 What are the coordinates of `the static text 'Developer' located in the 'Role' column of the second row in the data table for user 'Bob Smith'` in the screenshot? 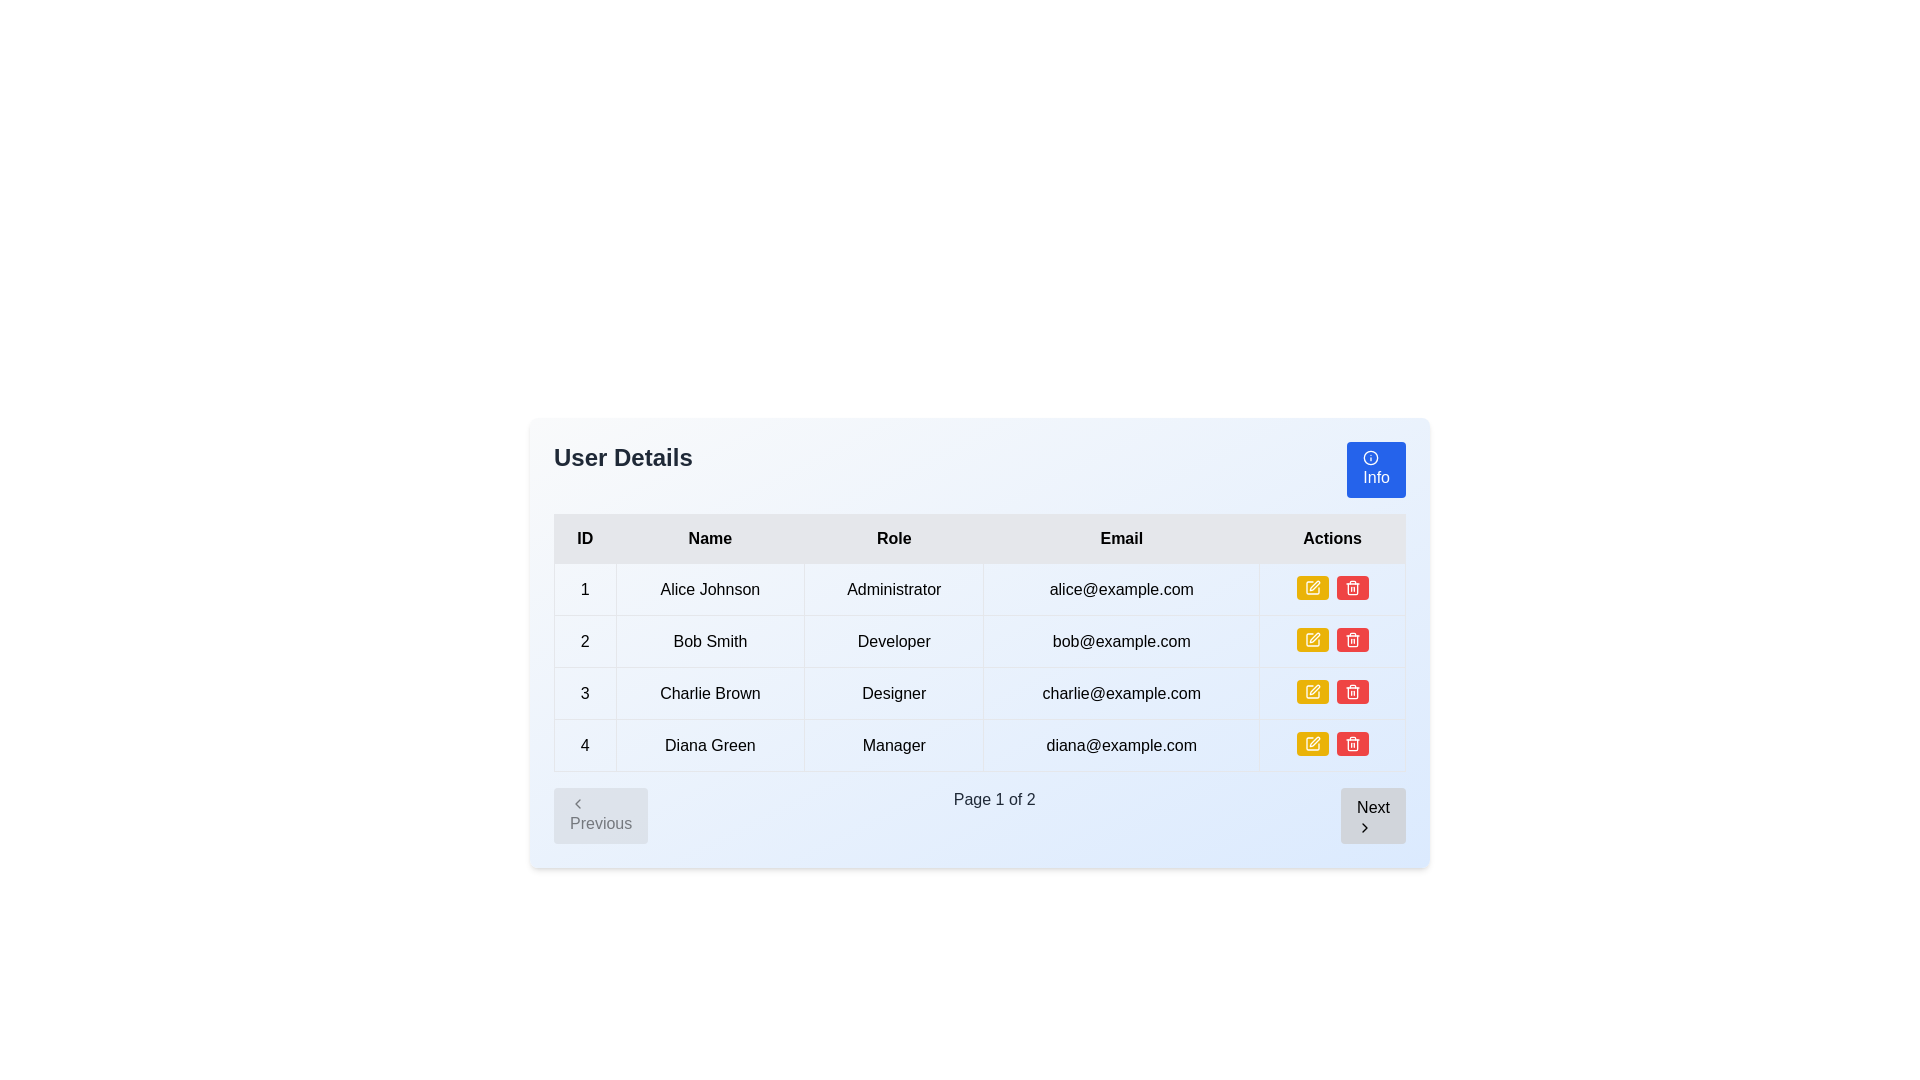 It's located at (893, 641).